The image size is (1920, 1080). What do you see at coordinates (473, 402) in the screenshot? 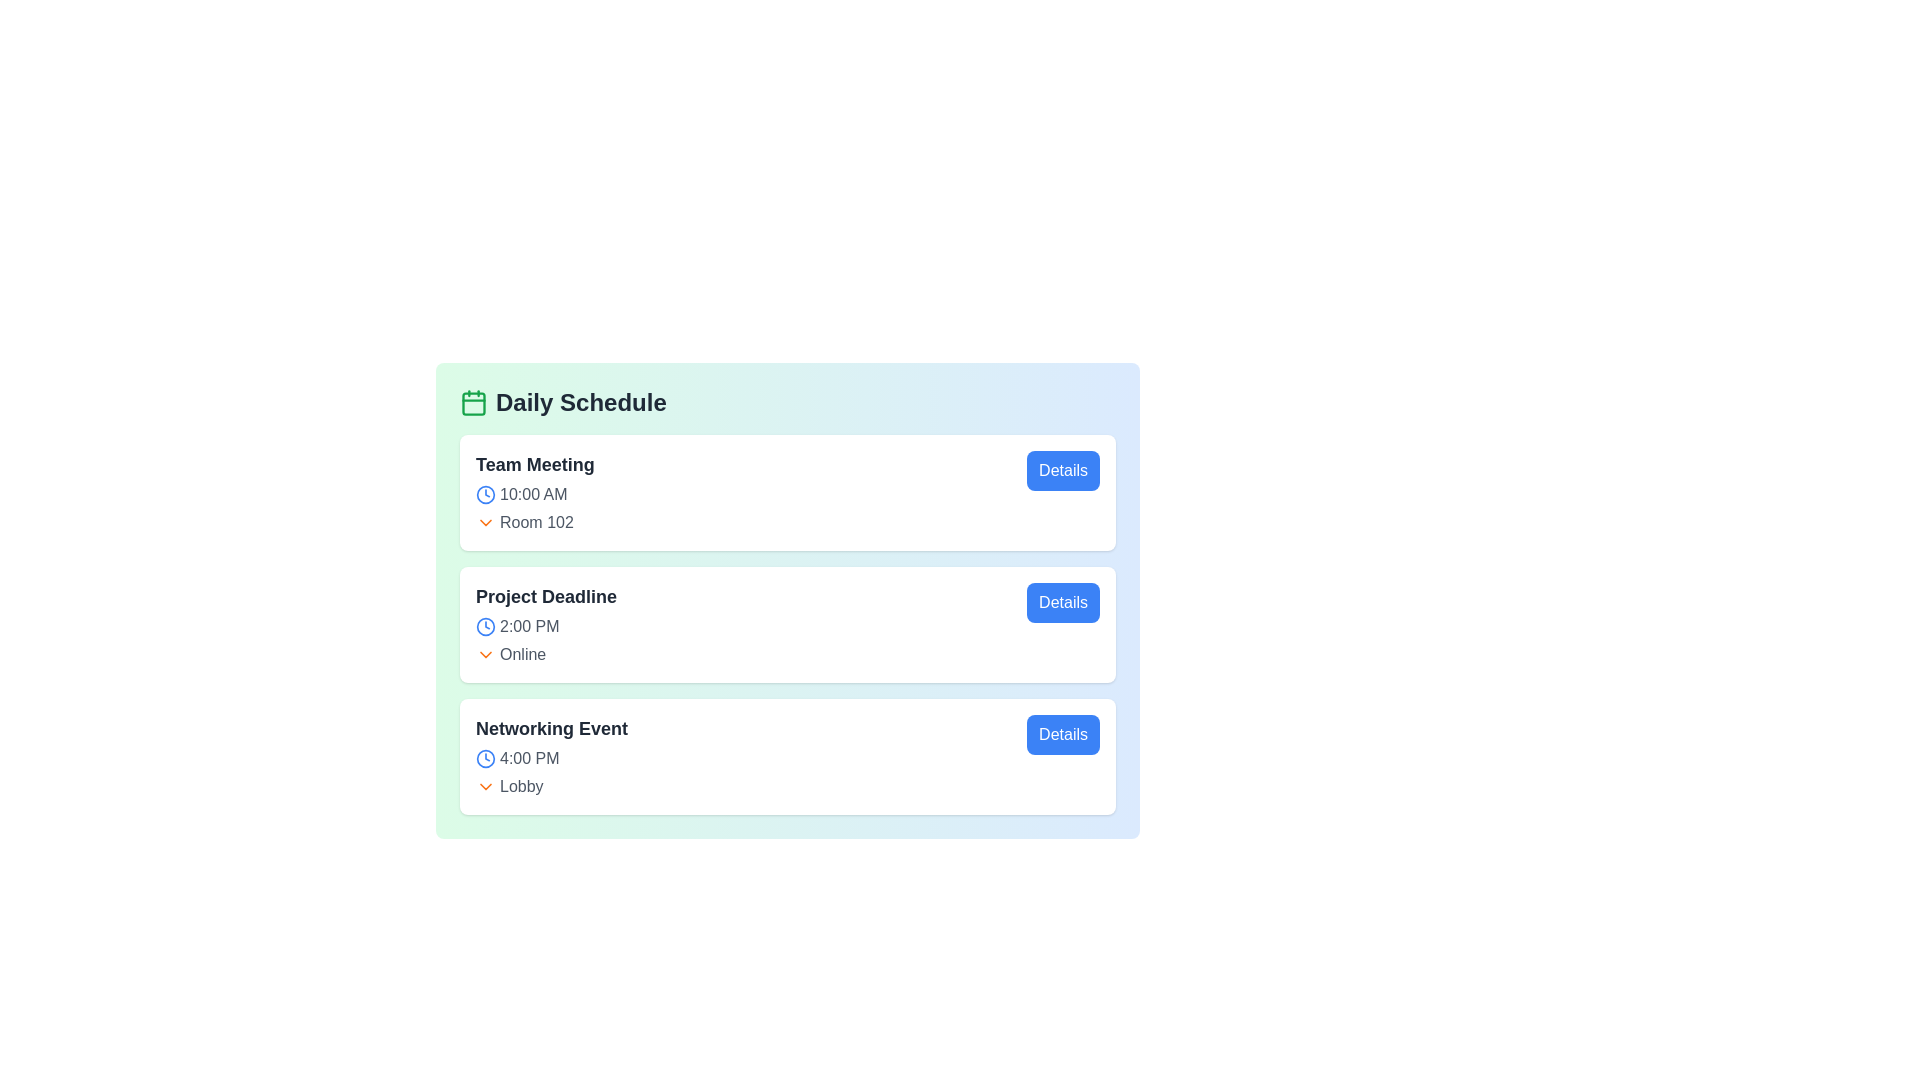
I see `the green calendar icon located to the left of the 'Daily Schedule' text label, which has a rectangular shape with rounded corners and features a minimal design` at bounding box center [473, 402].